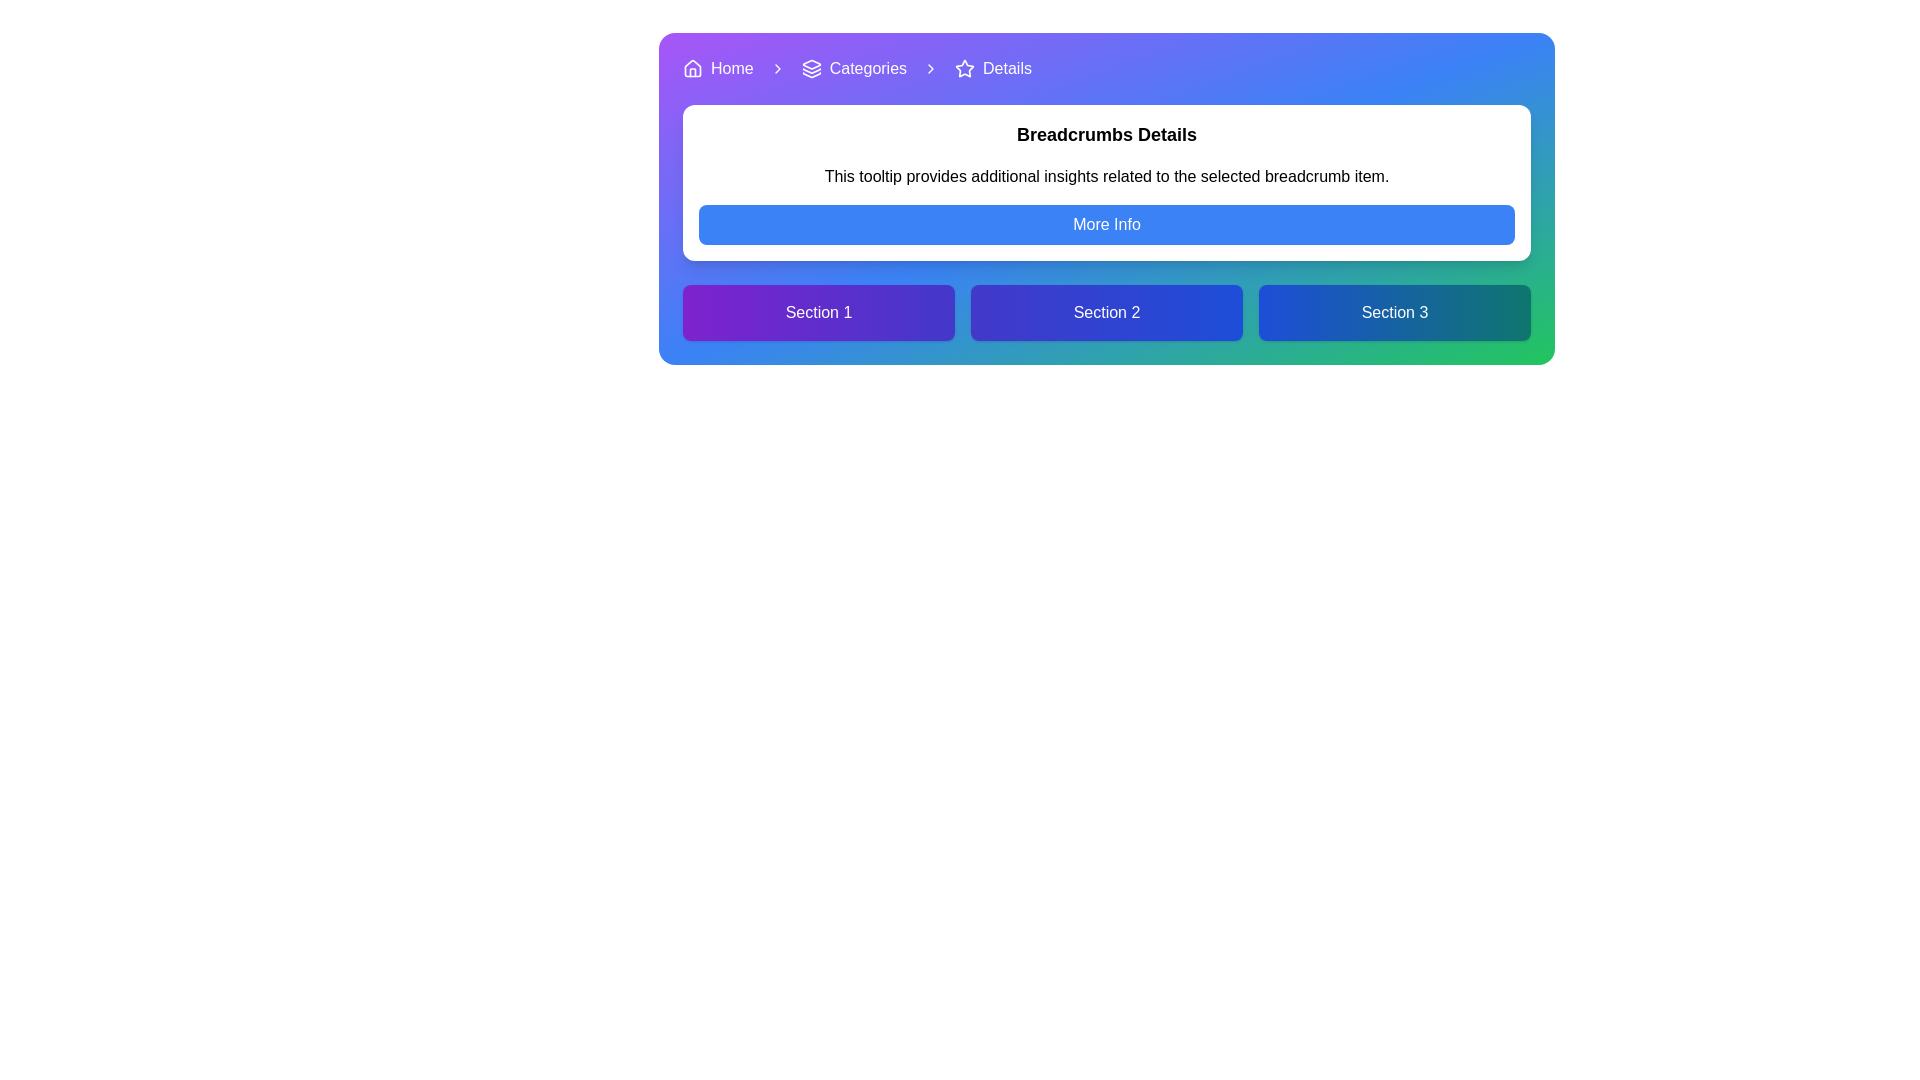  What do you see at coordinates (692, 68) in the screenshot?
I see `the 'Home' icon SVG graphic as a static decorative component located at the far left of the navigation menu, directly next to the text 'Home'` at bounding box center [692, 68].